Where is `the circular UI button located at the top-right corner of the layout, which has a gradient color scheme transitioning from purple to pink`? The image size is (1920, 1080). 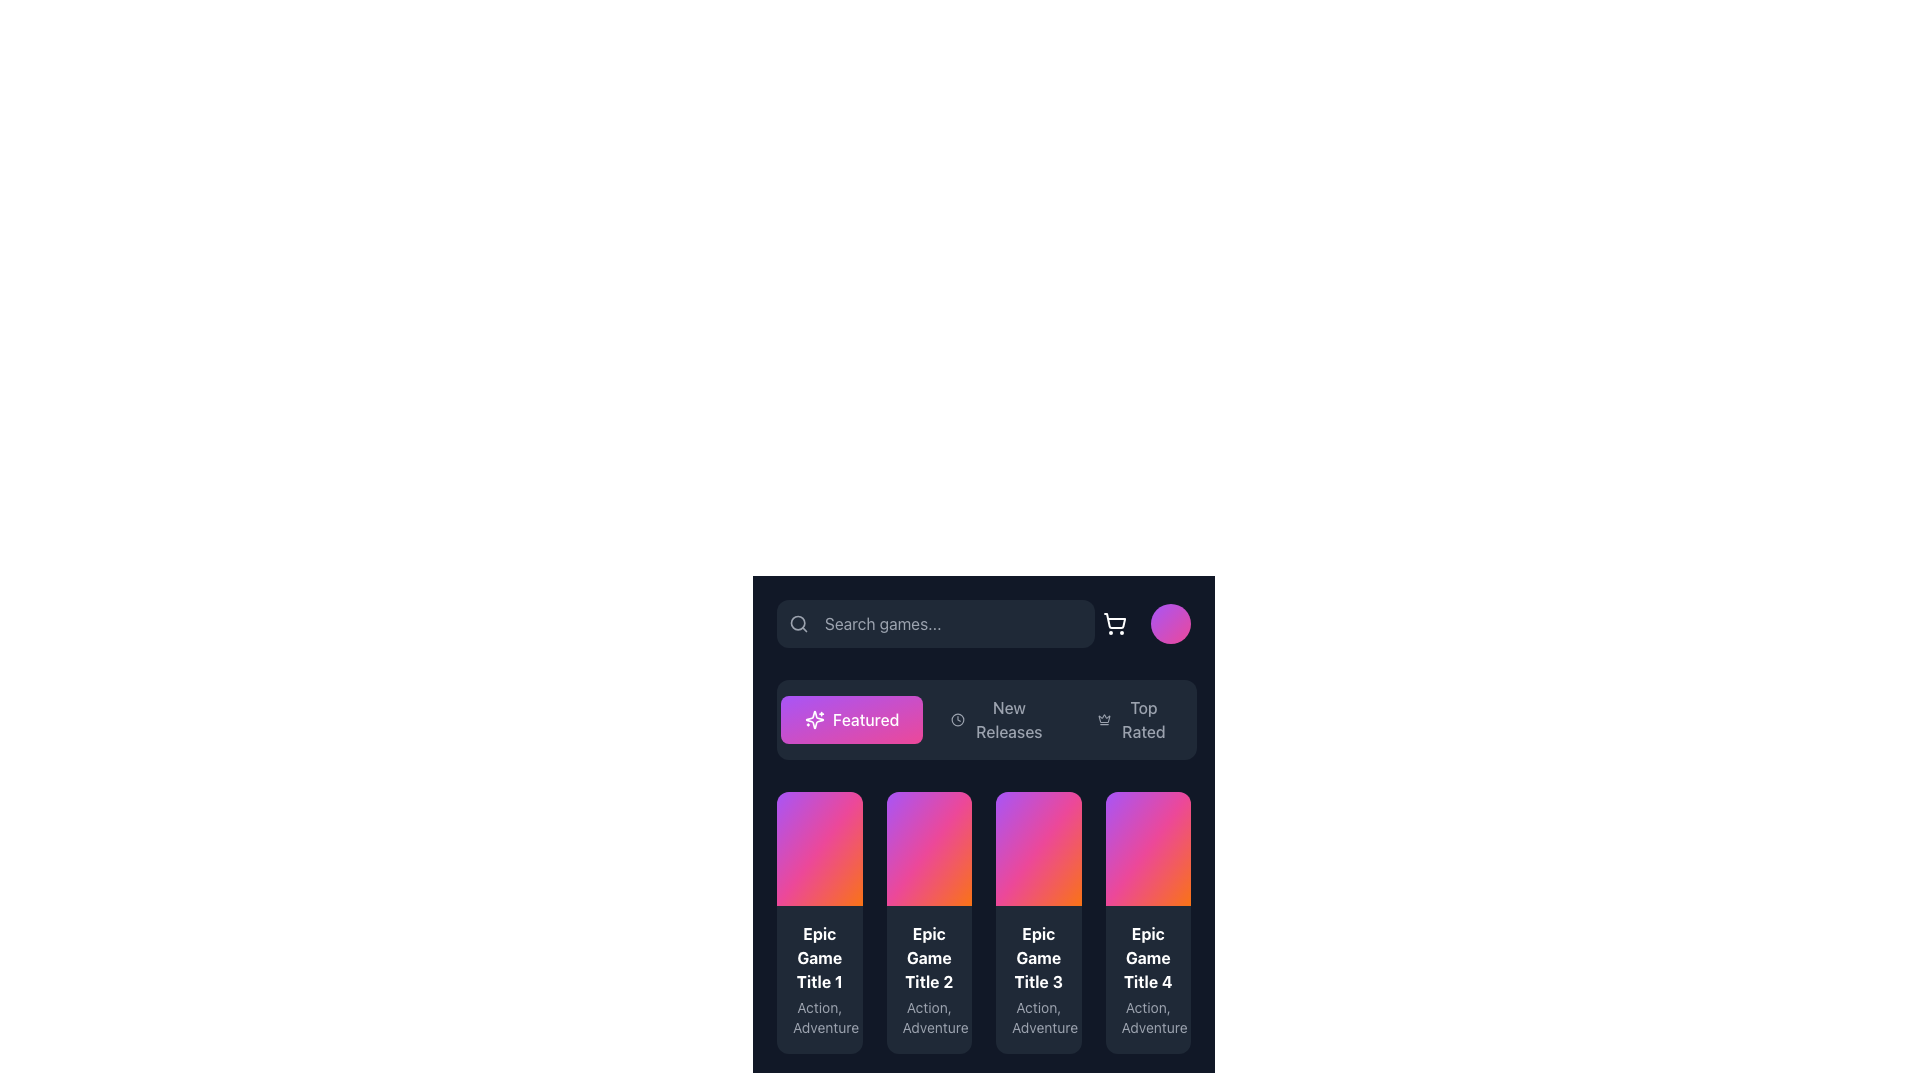 the circular UI button located at the top-right corner of the layout, which has a gradient color scheme transitioning from purple to pink is located at coordinates (1171, 623).